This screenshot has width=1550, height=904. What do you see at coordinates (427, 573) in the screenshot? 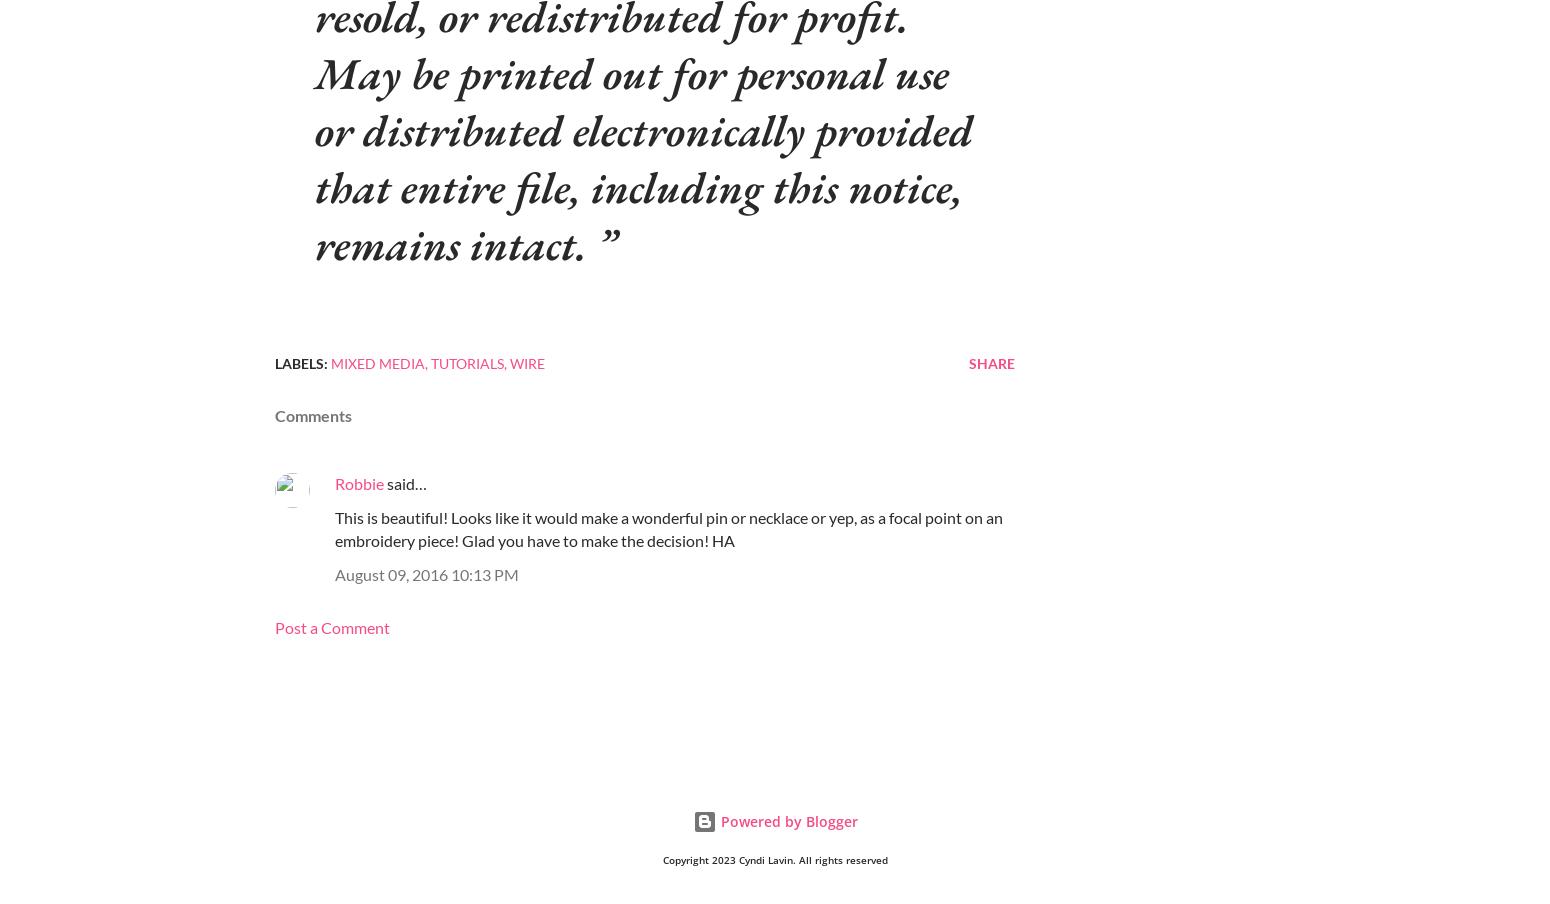
I see `'August 09, 2016 10:13 PM'` at bounding box center [427, 573].